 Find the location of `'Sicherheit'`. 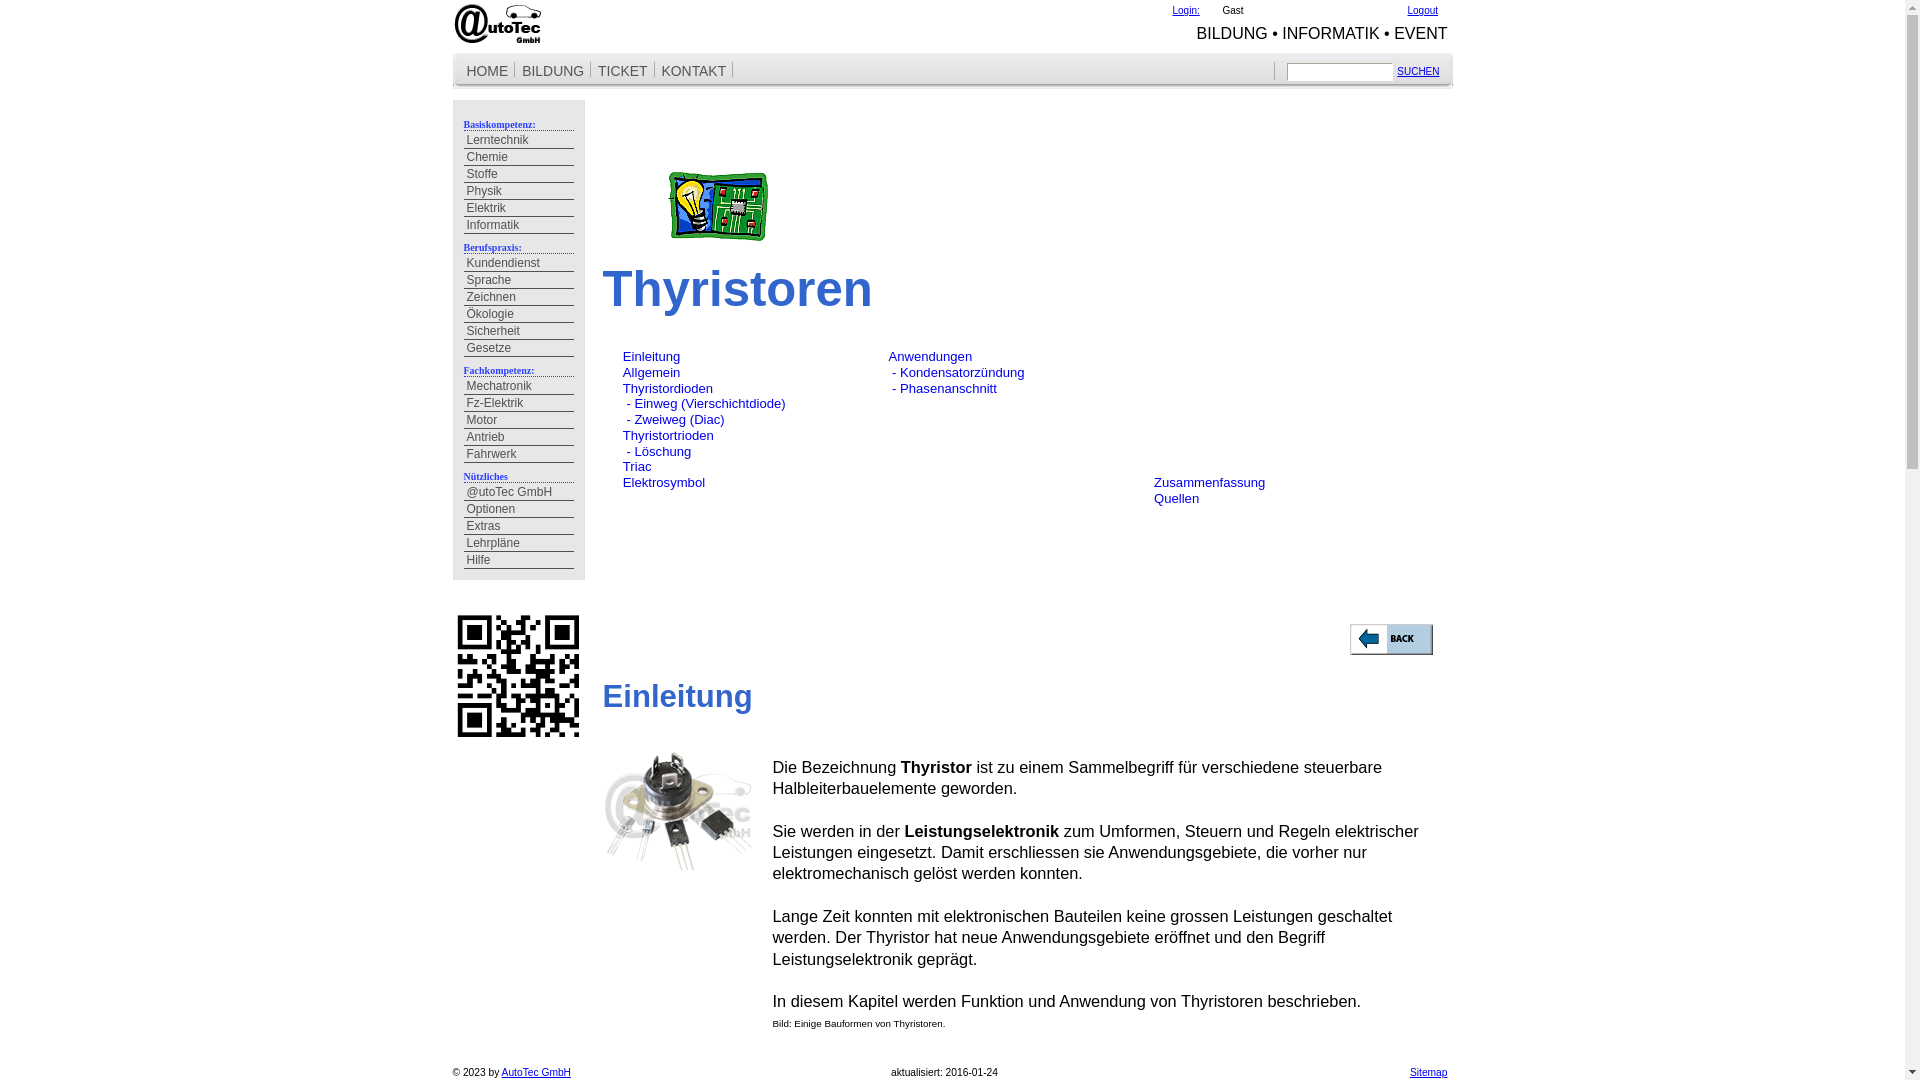

'Sicherheit' is located at coordinates (518, 330).